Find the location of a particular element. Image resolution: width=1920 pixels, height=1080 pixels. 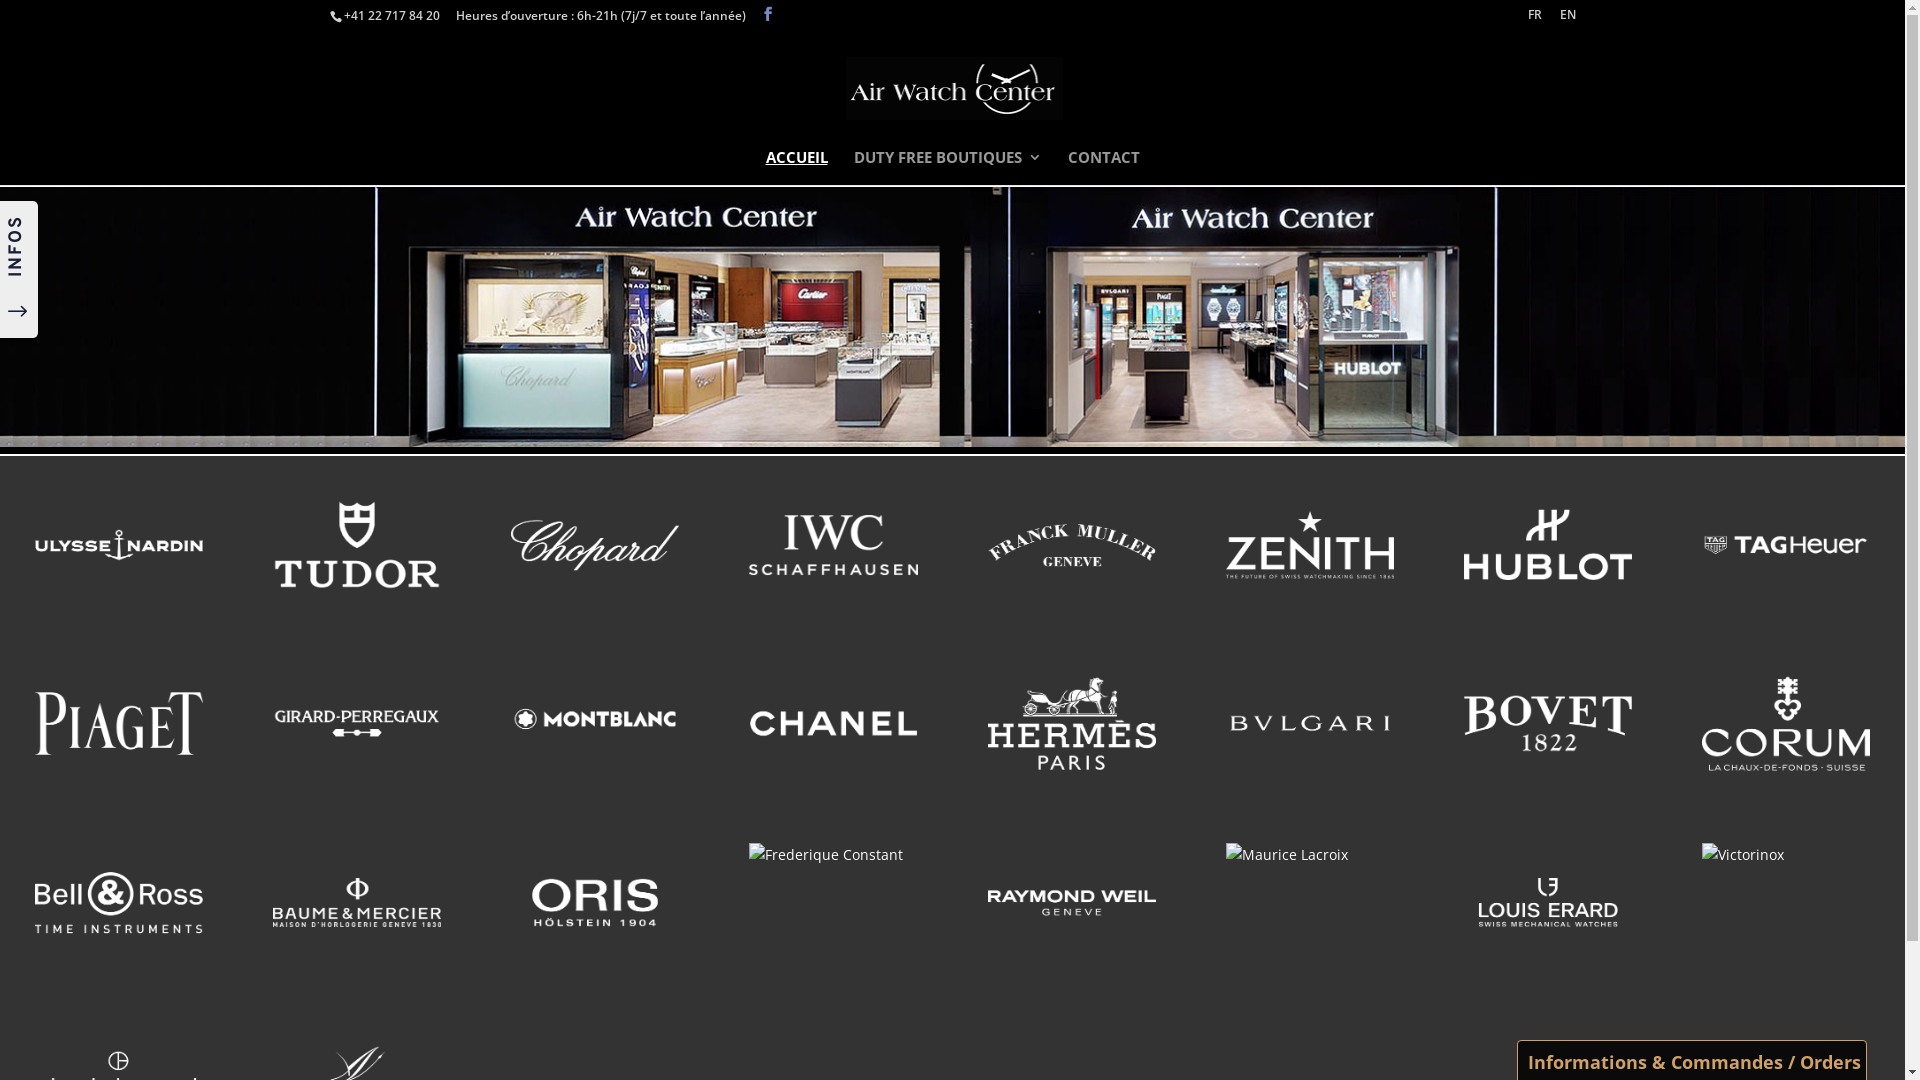

'FR' is located at coordinates (1534, 19).